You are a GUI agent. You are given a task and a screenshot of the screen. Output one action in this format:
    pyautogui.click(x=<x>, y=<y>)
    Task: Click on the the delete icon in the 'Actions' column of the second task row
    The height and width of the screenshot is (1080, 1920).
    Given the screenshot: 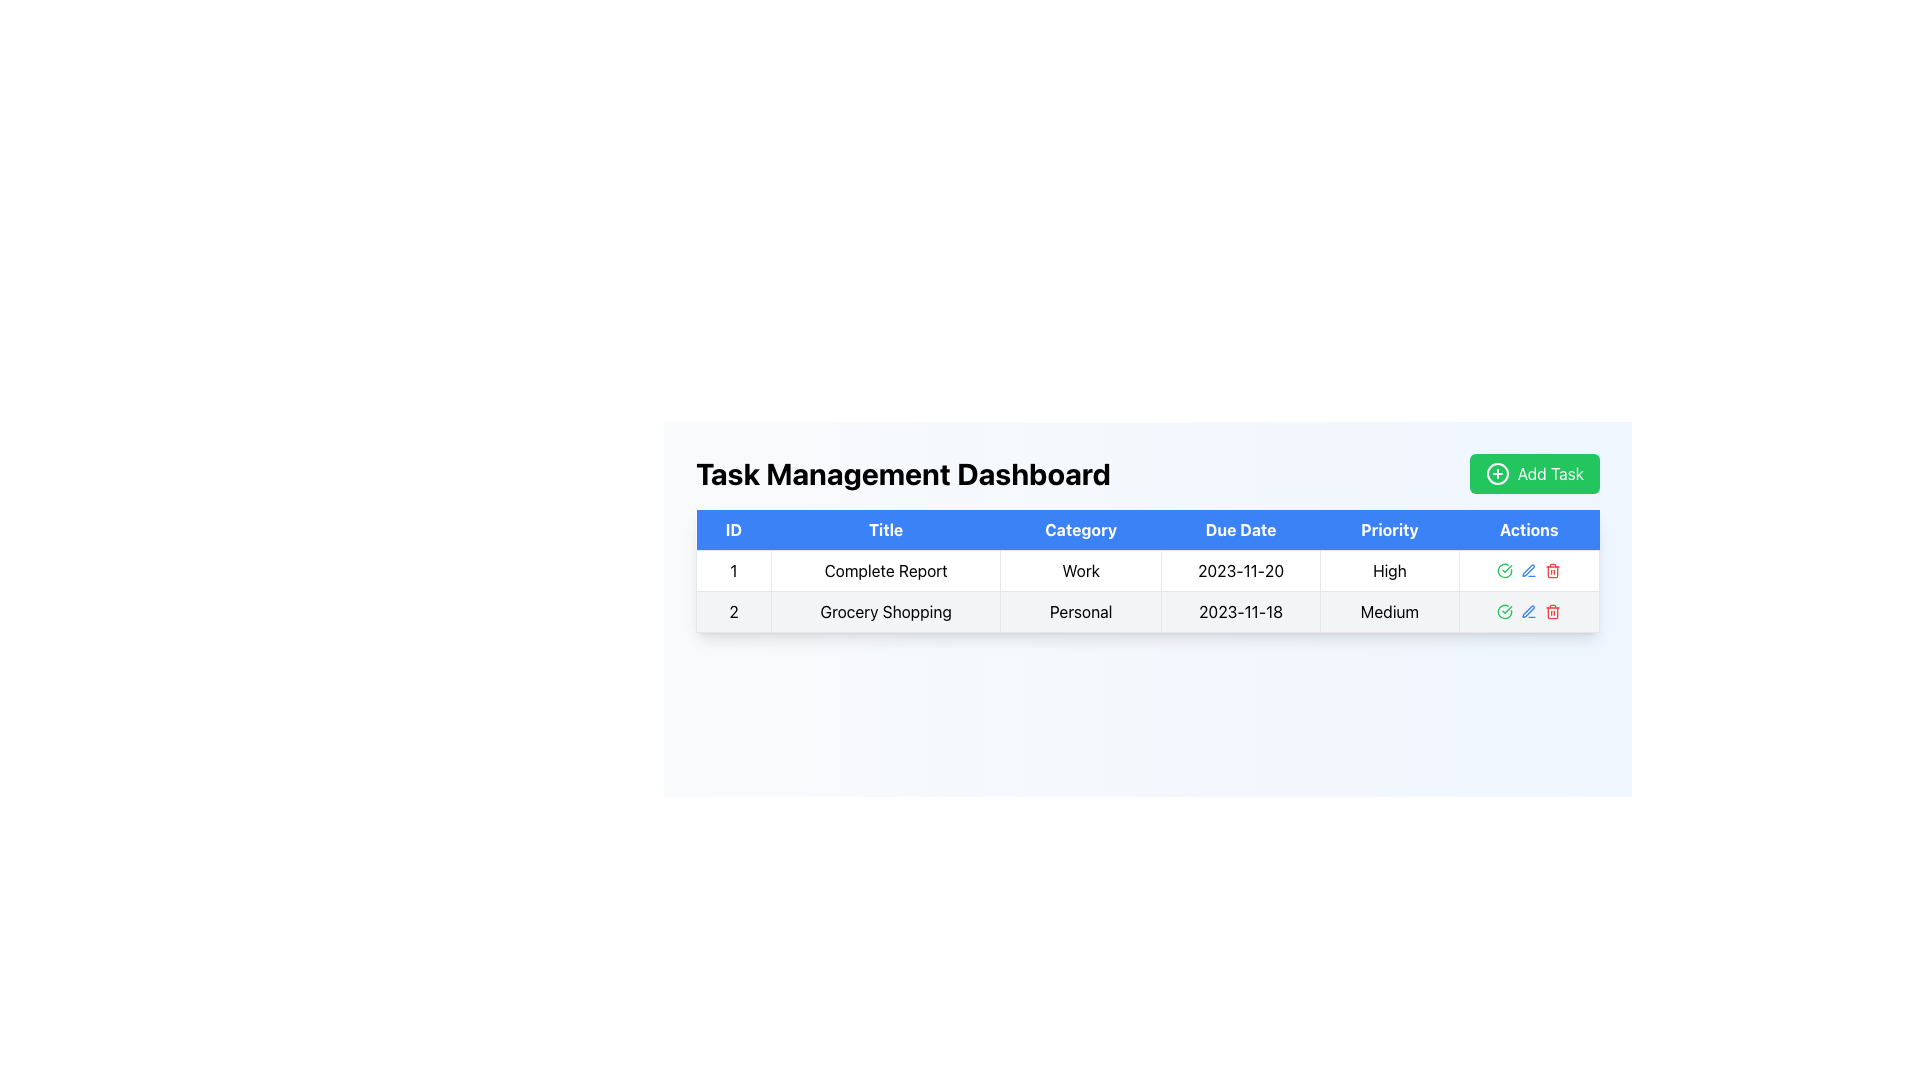 What is the action you would take?
    pyautogui.click(x=1552, y=572)
    